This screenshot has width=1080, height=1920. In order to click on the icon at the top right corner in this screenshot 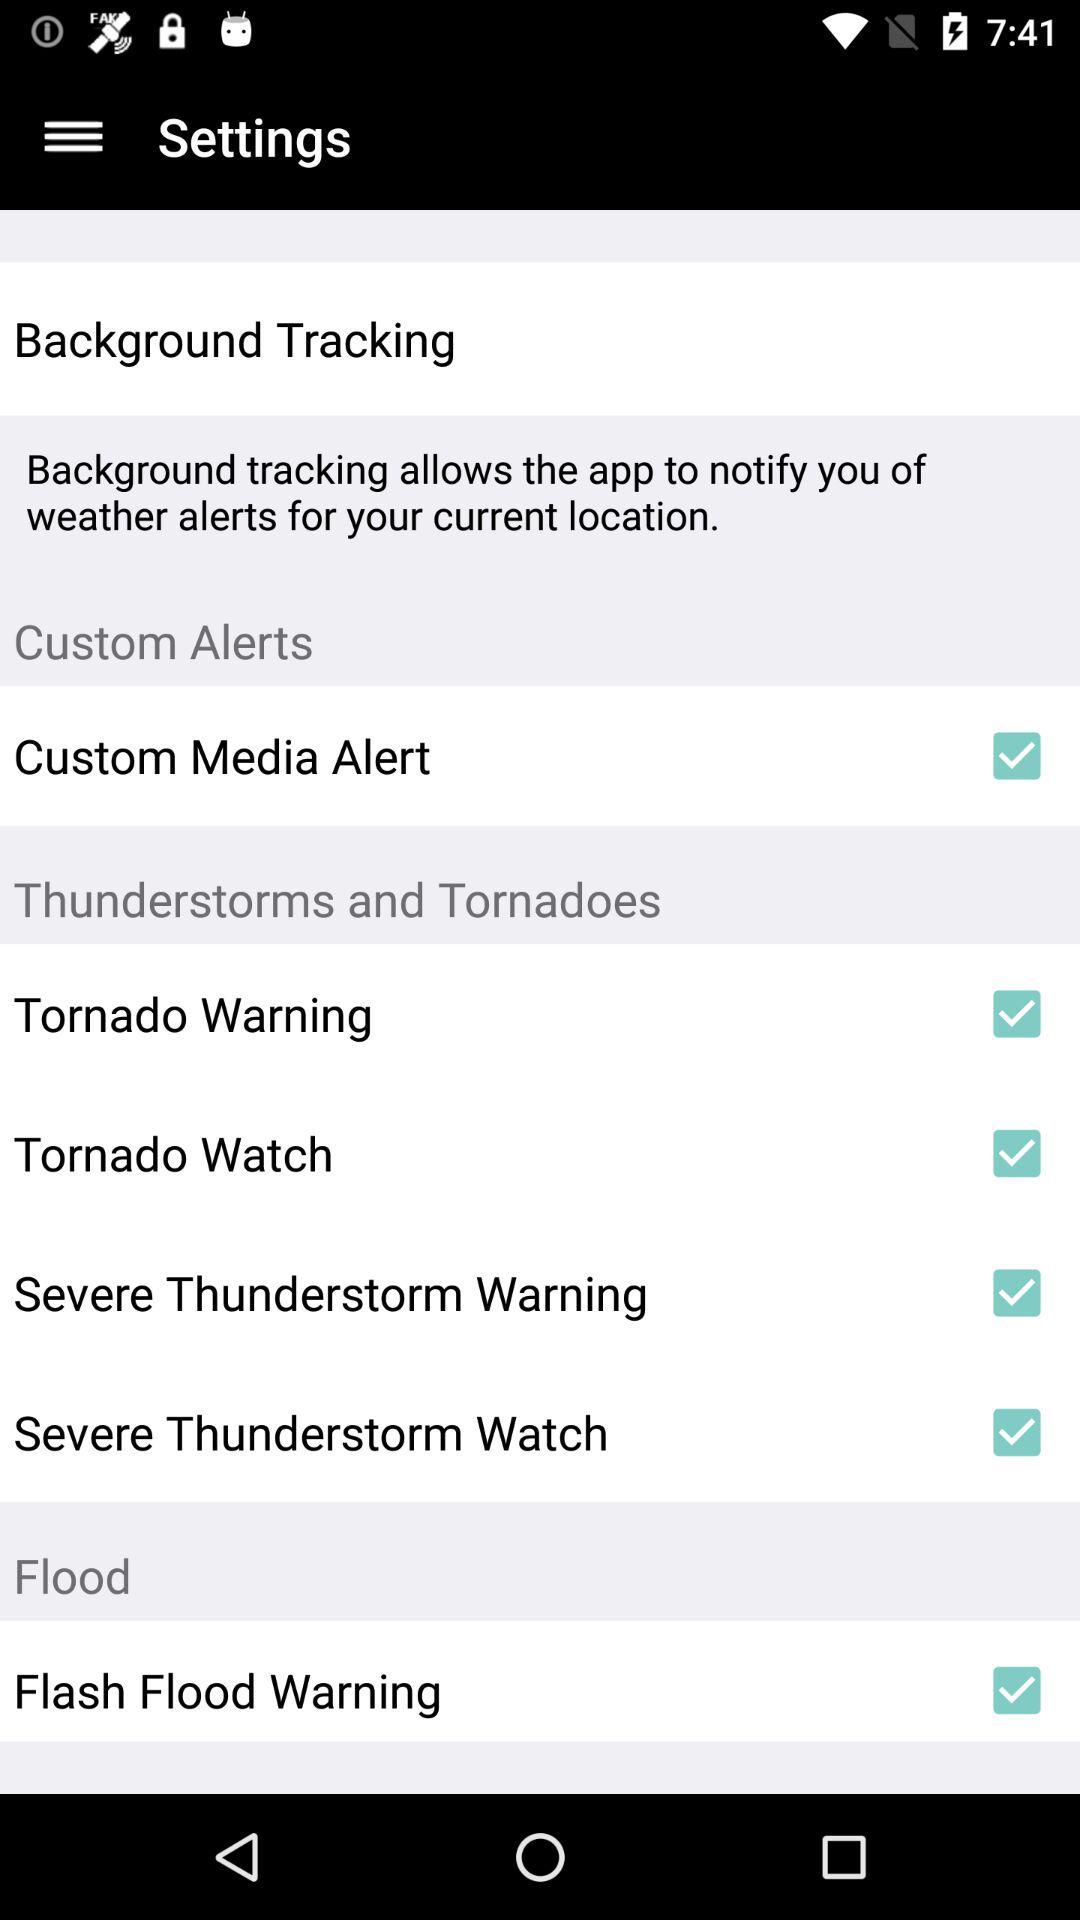, I will do `click(1017, 339)`.